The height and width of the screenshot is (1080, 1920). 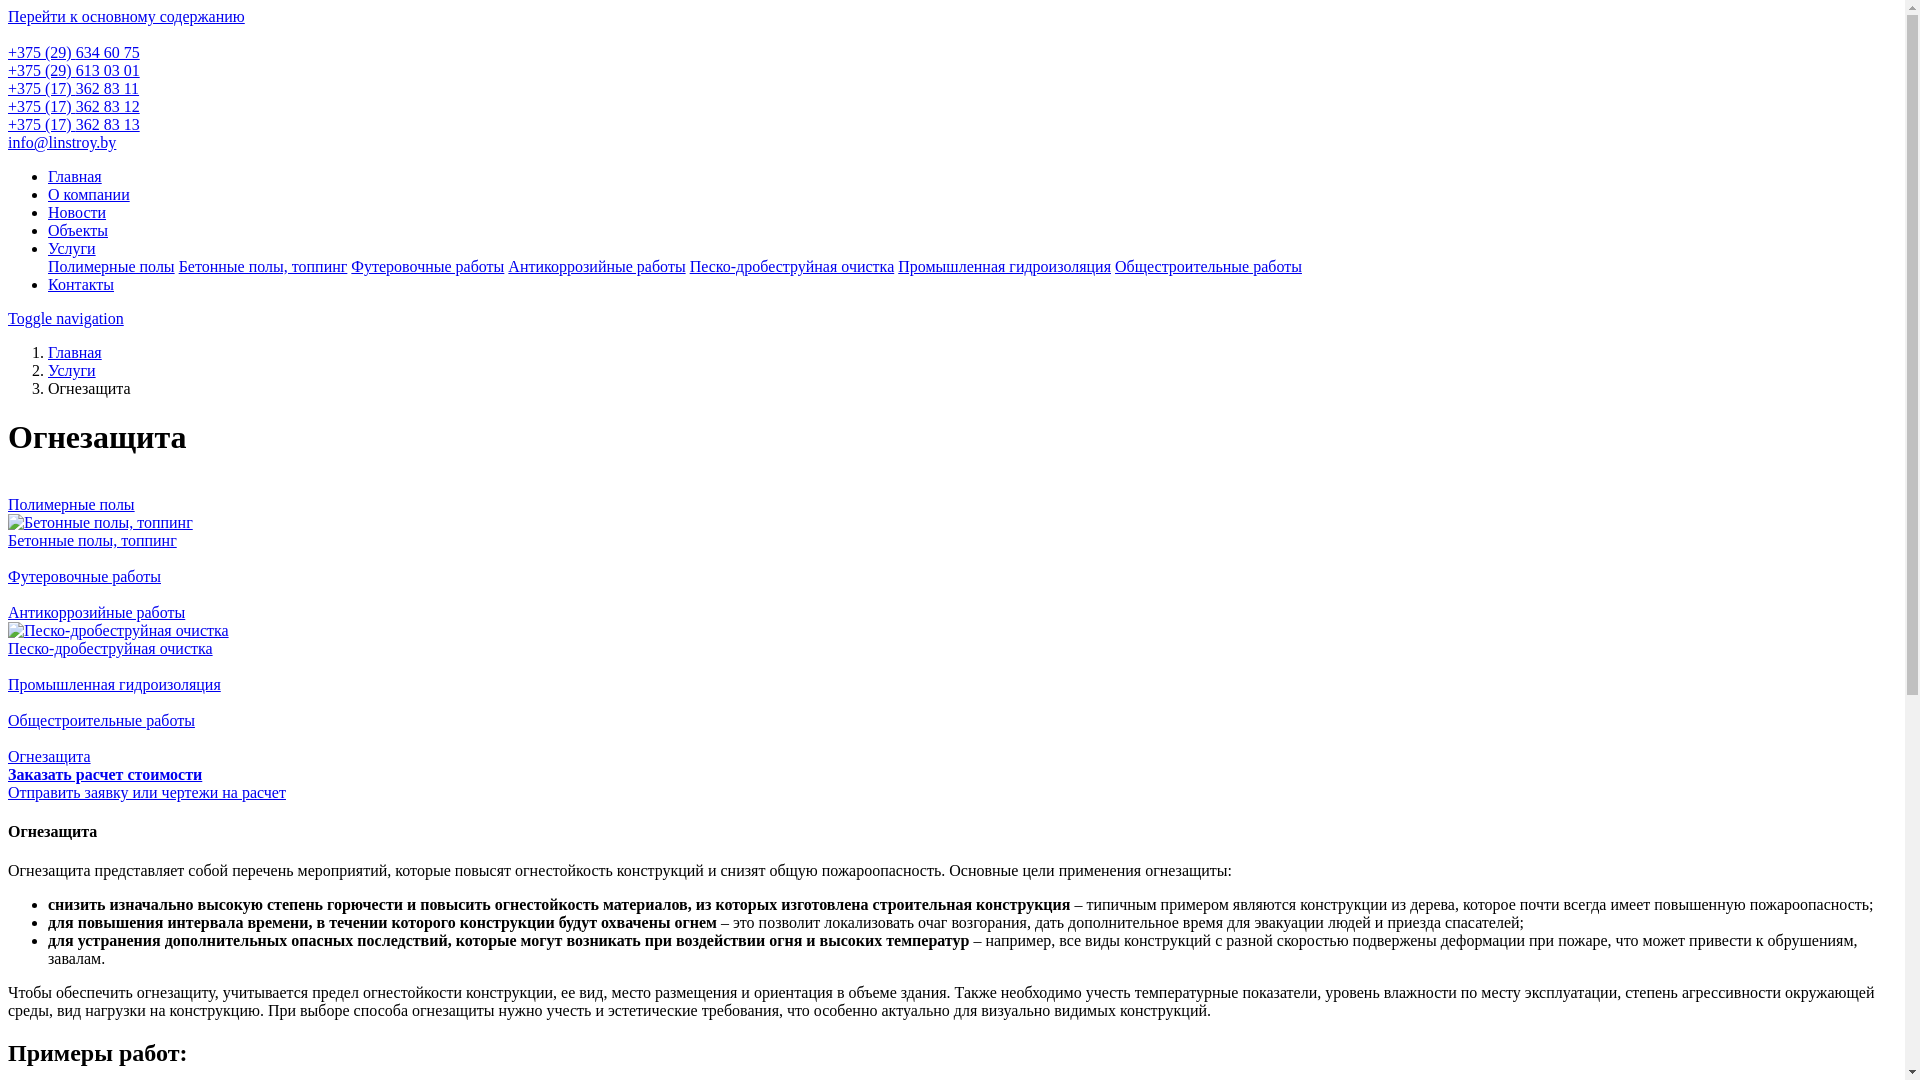 What do you see at coordinates (8, 51) in the screenshot?
I see `'+375 (29) 634 60 75'` at bounding box center [8, 51].